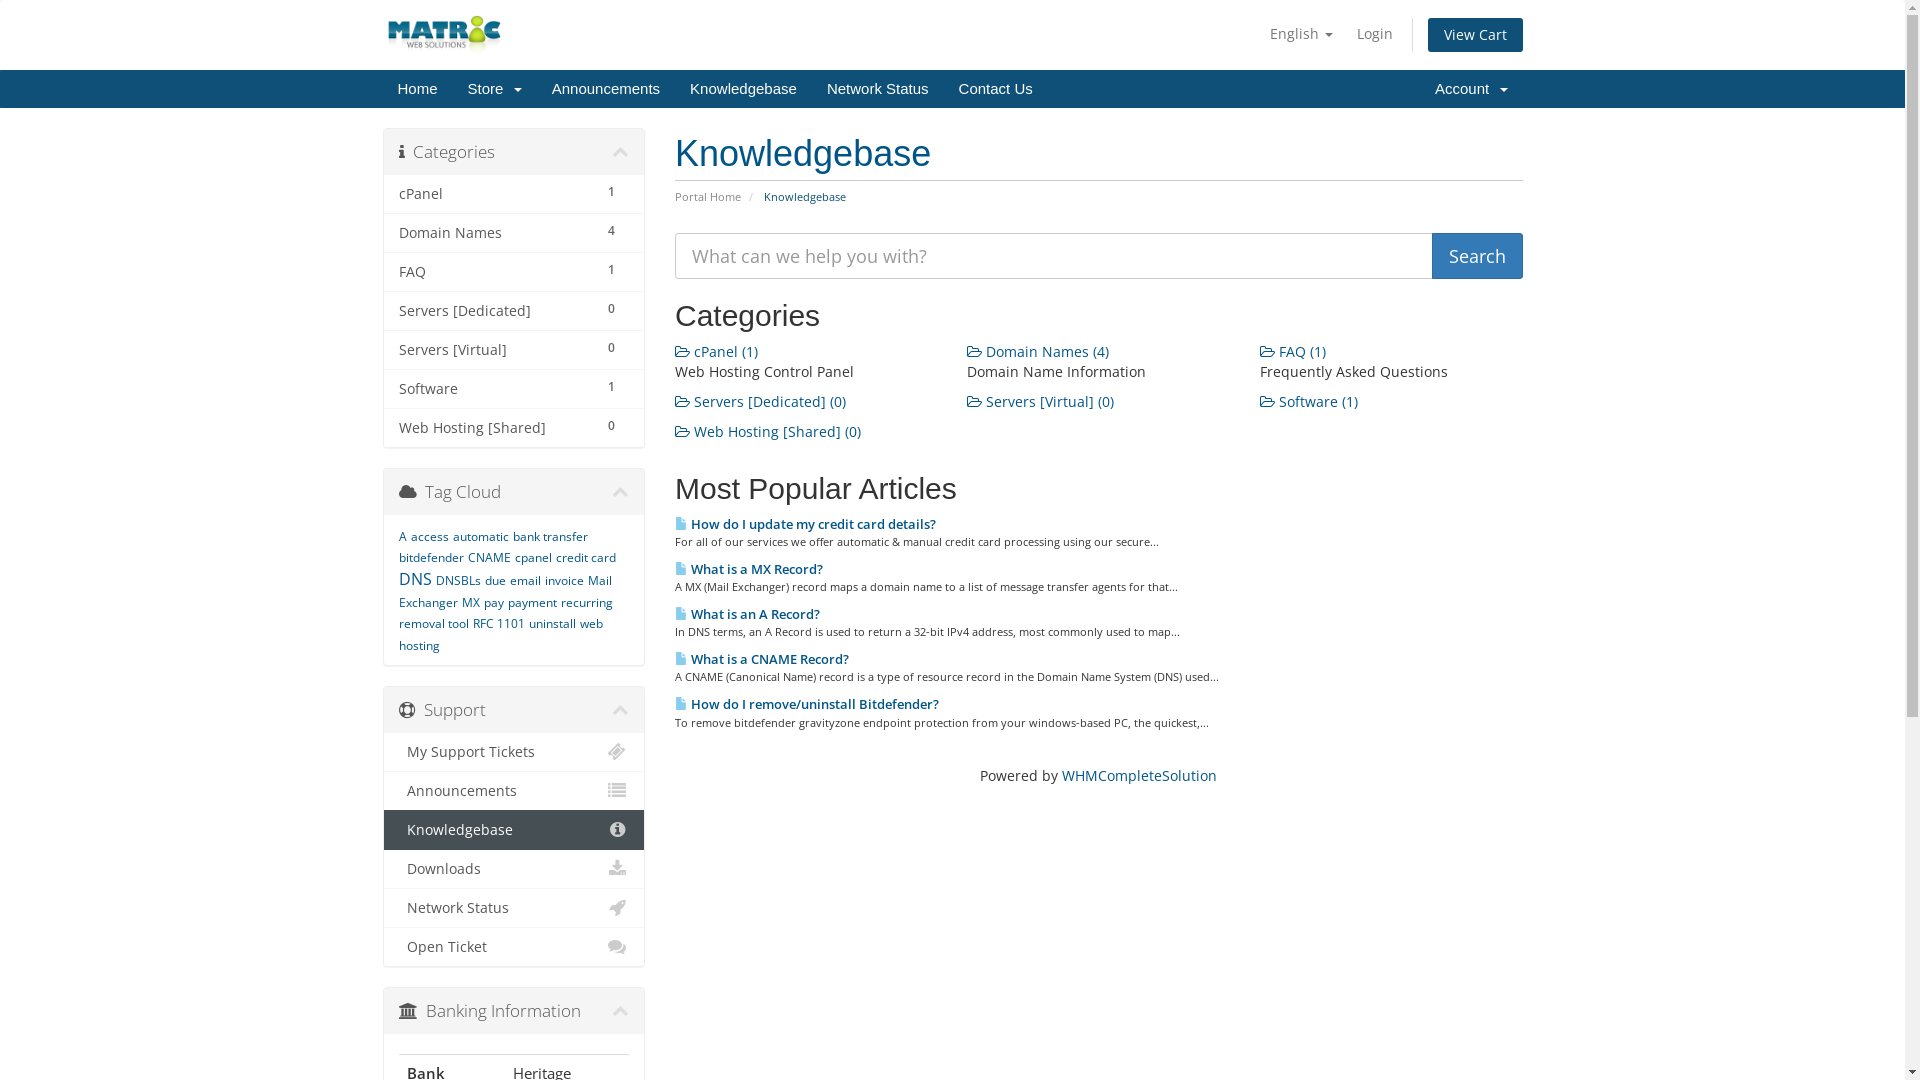 This screenshot has height=1080, width=1920. What do you see at coordinates (995, 87) in the screenshot?
I see `'Contact Us'` at bounding box center [995, 87].